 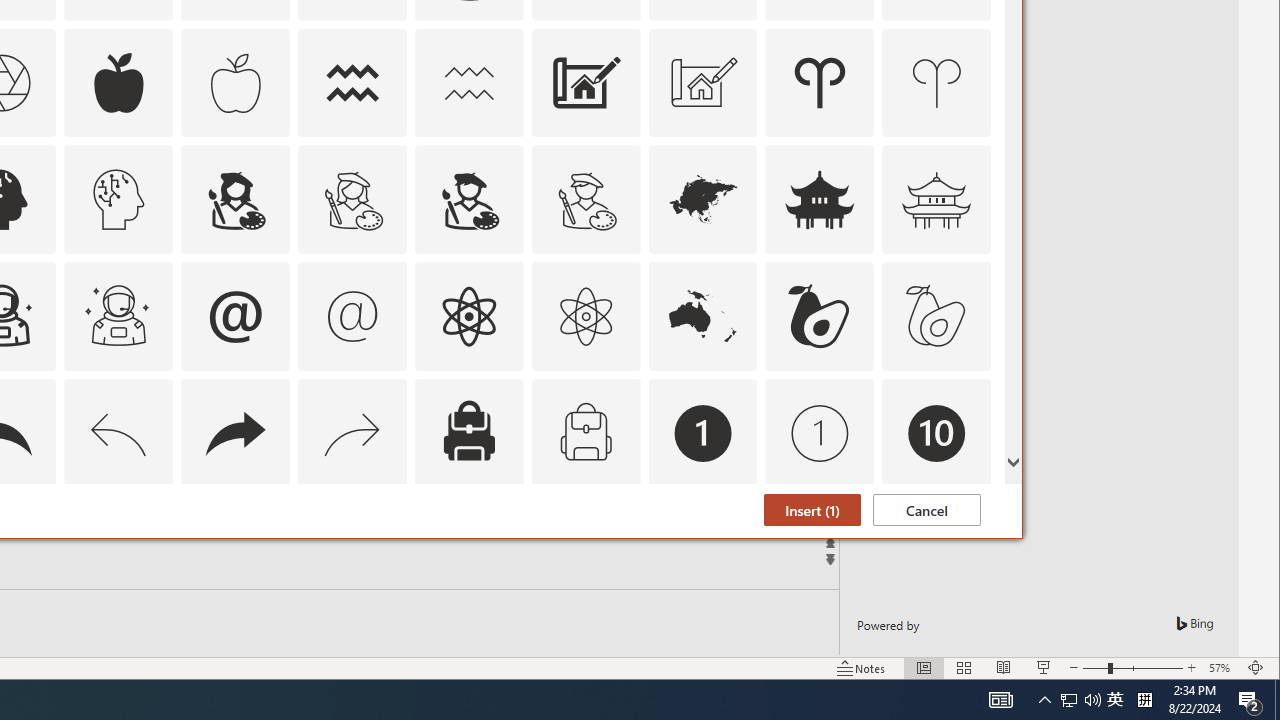 What do you see at coordinates (118, 315) in the screenshot?
I see `'AutomationID: Icons_AstronautMale_M'` at bounding box center [118, 315].